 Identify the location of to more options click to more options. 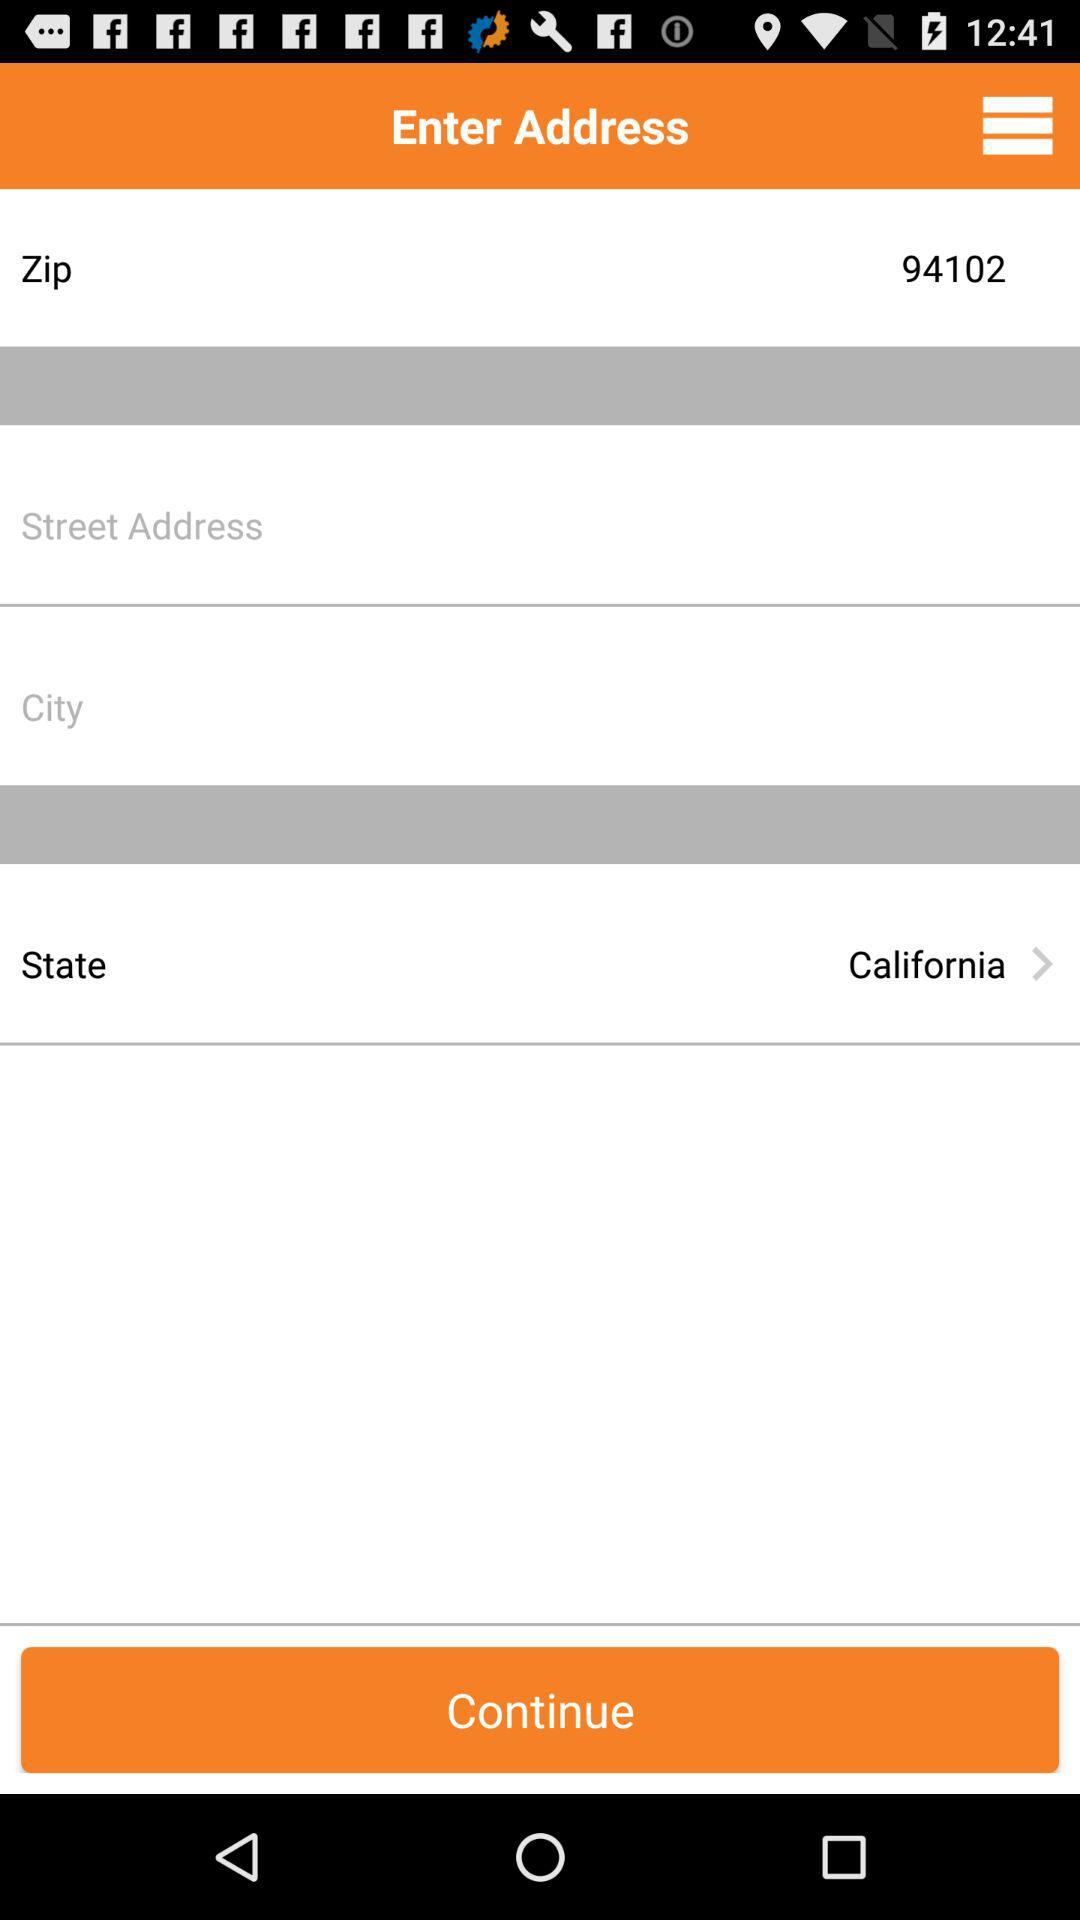
(1017, 124).